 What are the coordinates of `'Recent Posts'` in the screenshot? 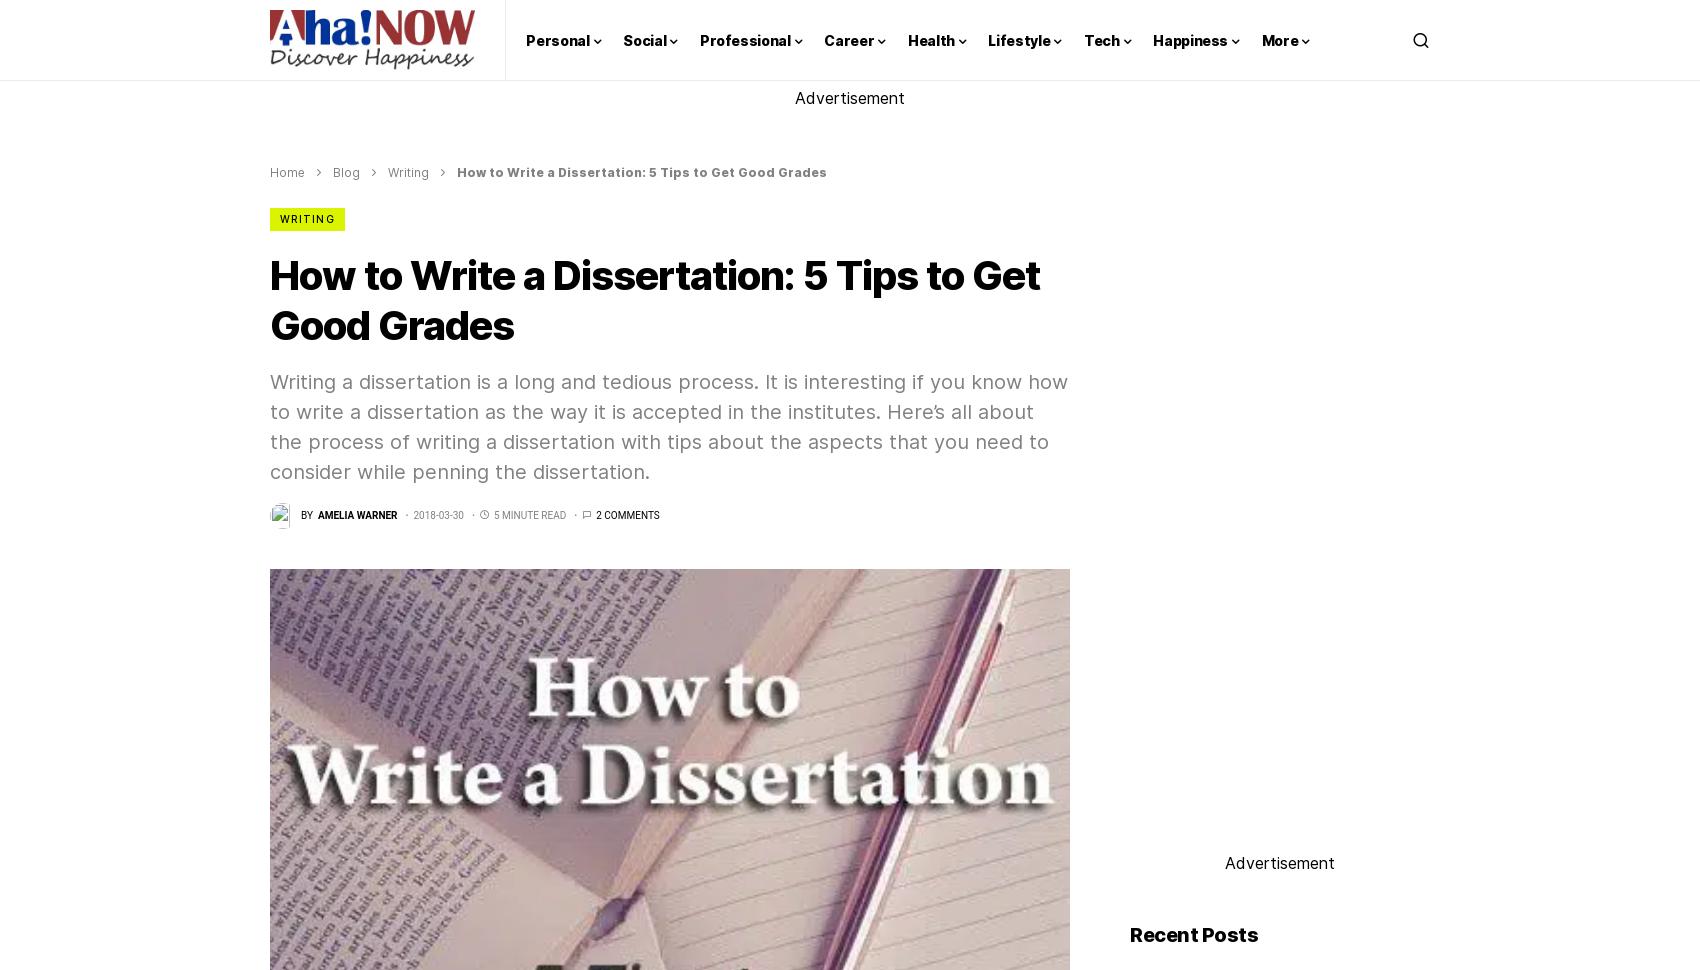 It's located at (1193, 933).